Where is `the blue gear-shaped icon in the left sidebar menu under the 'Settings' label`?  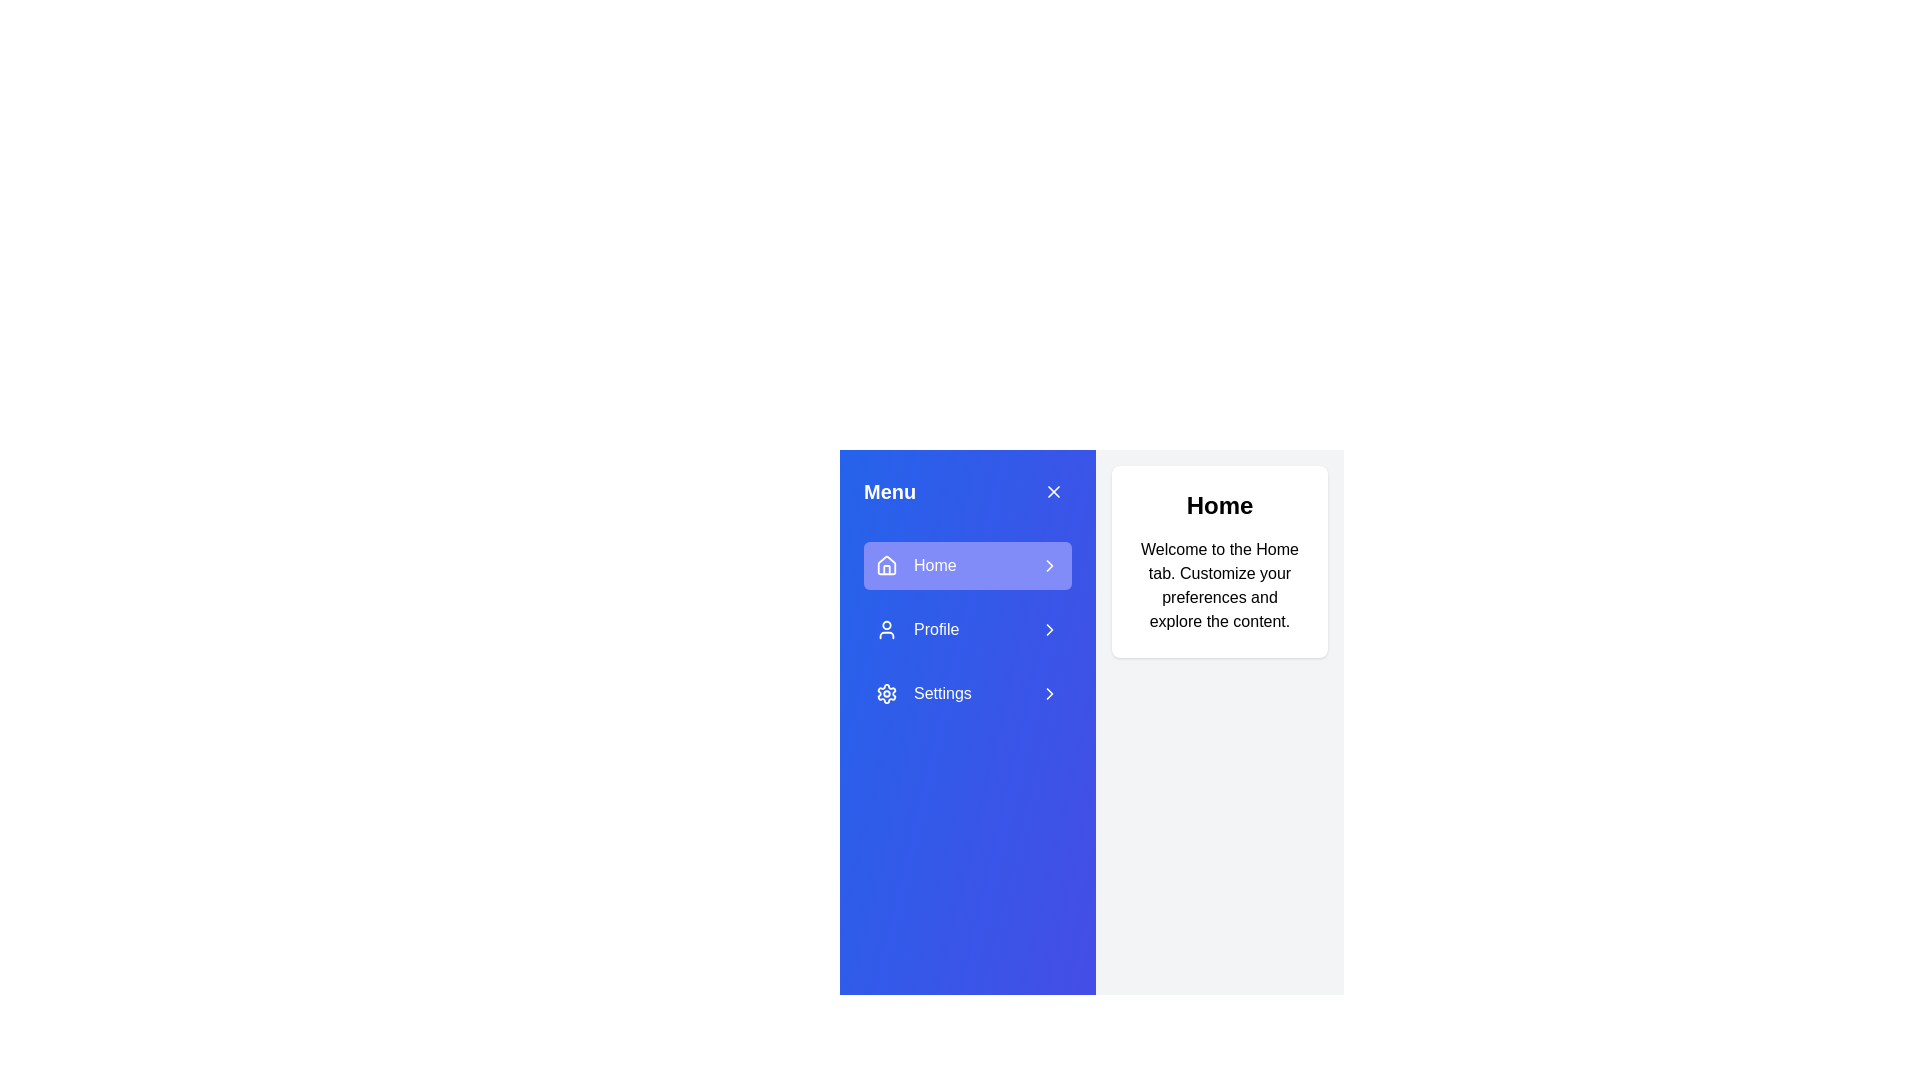 the blue gear-shaped icon in the left sidebar menu under the 'Settings' label is located at coordinates (886, 693).